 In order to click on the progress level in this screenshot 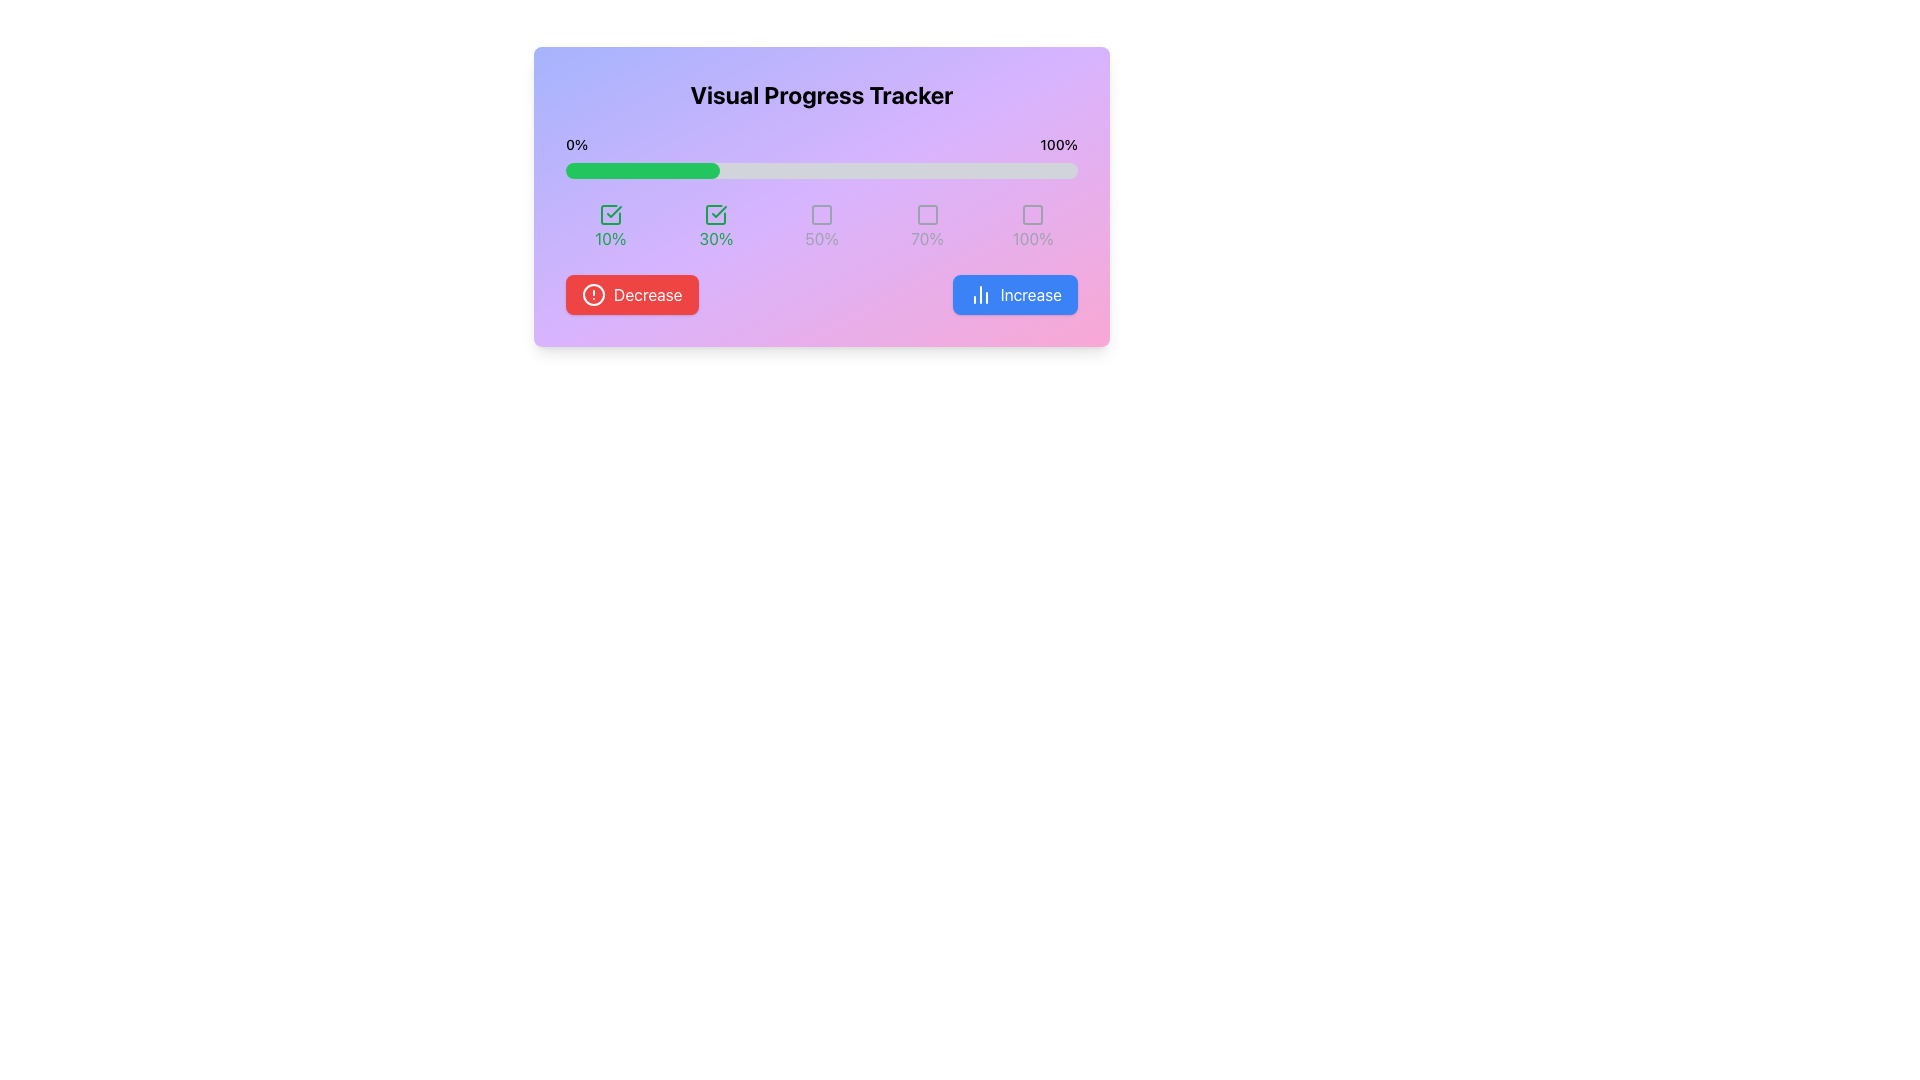, I will do `click(801, 169)`.